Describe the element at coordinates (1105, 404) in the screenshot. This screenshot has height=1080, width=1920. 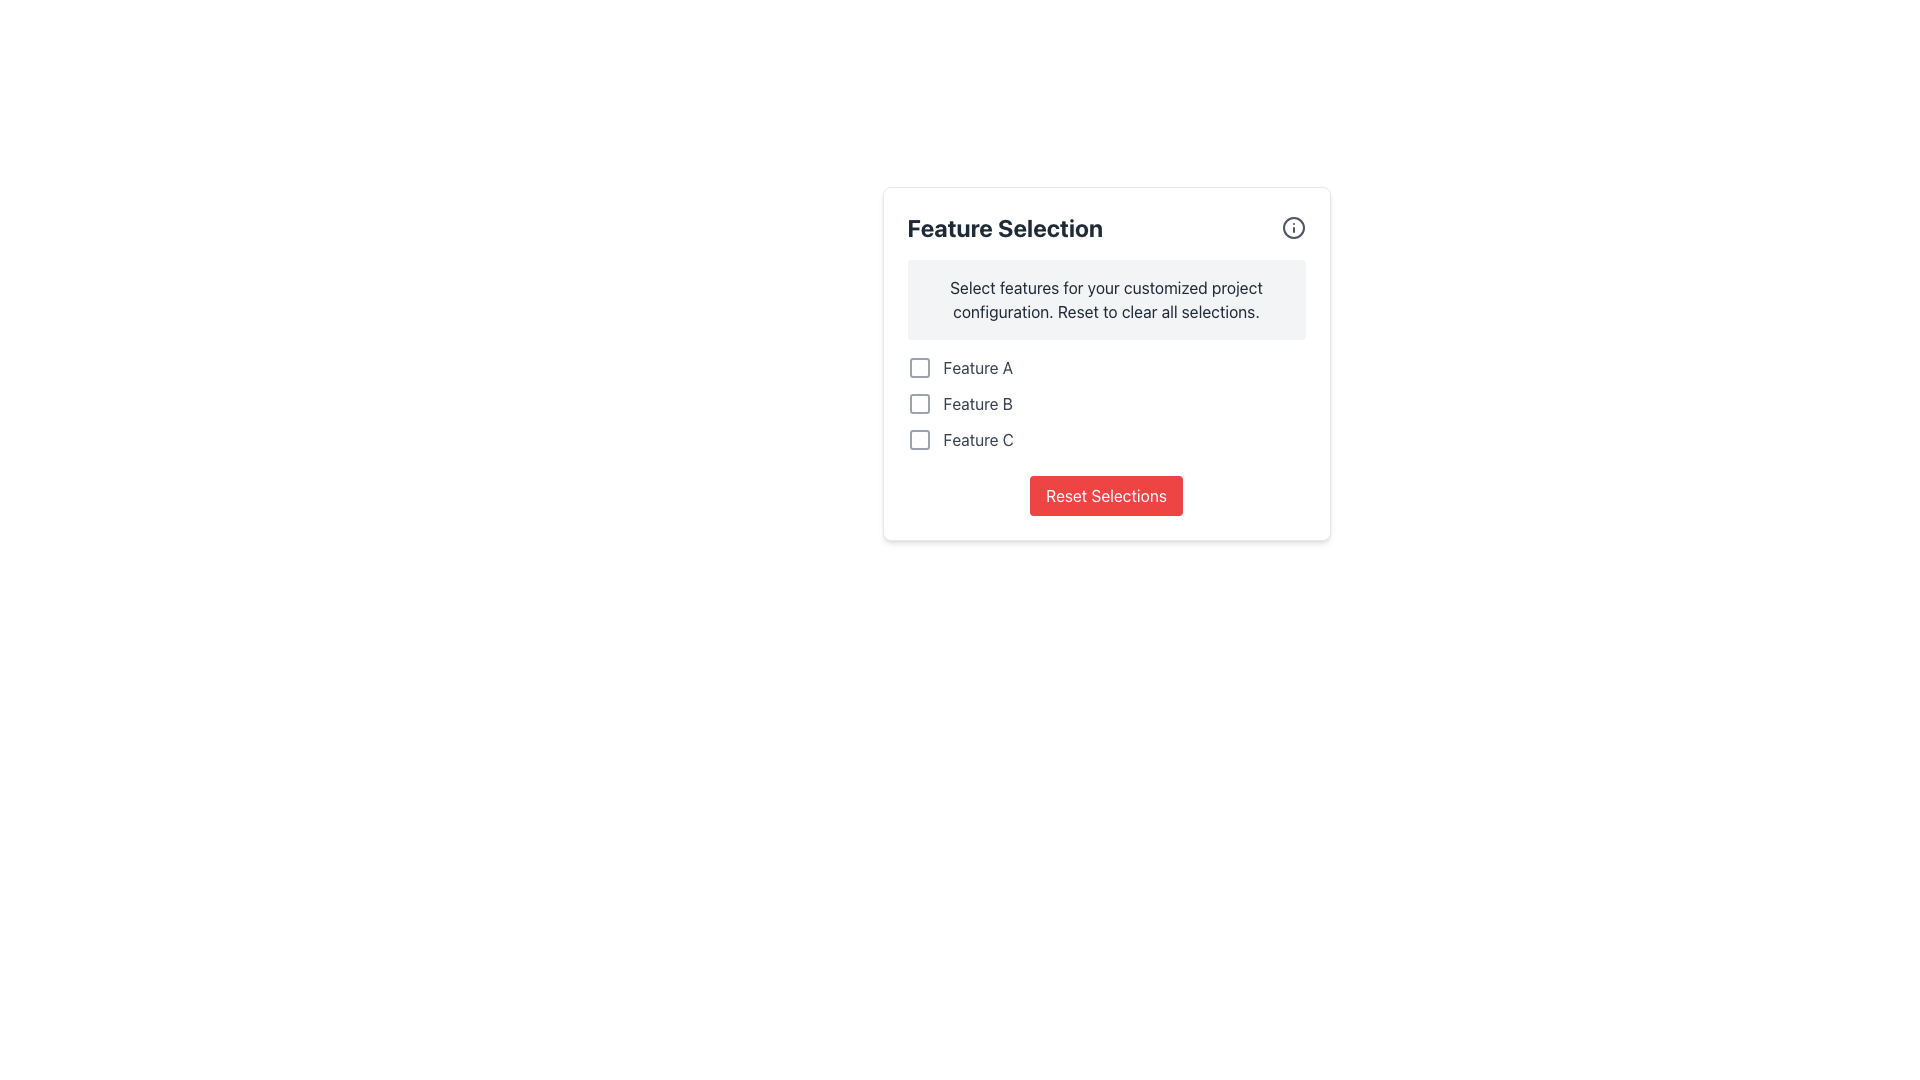
I see `the selectable list item representing 'Feature B'` at that location.